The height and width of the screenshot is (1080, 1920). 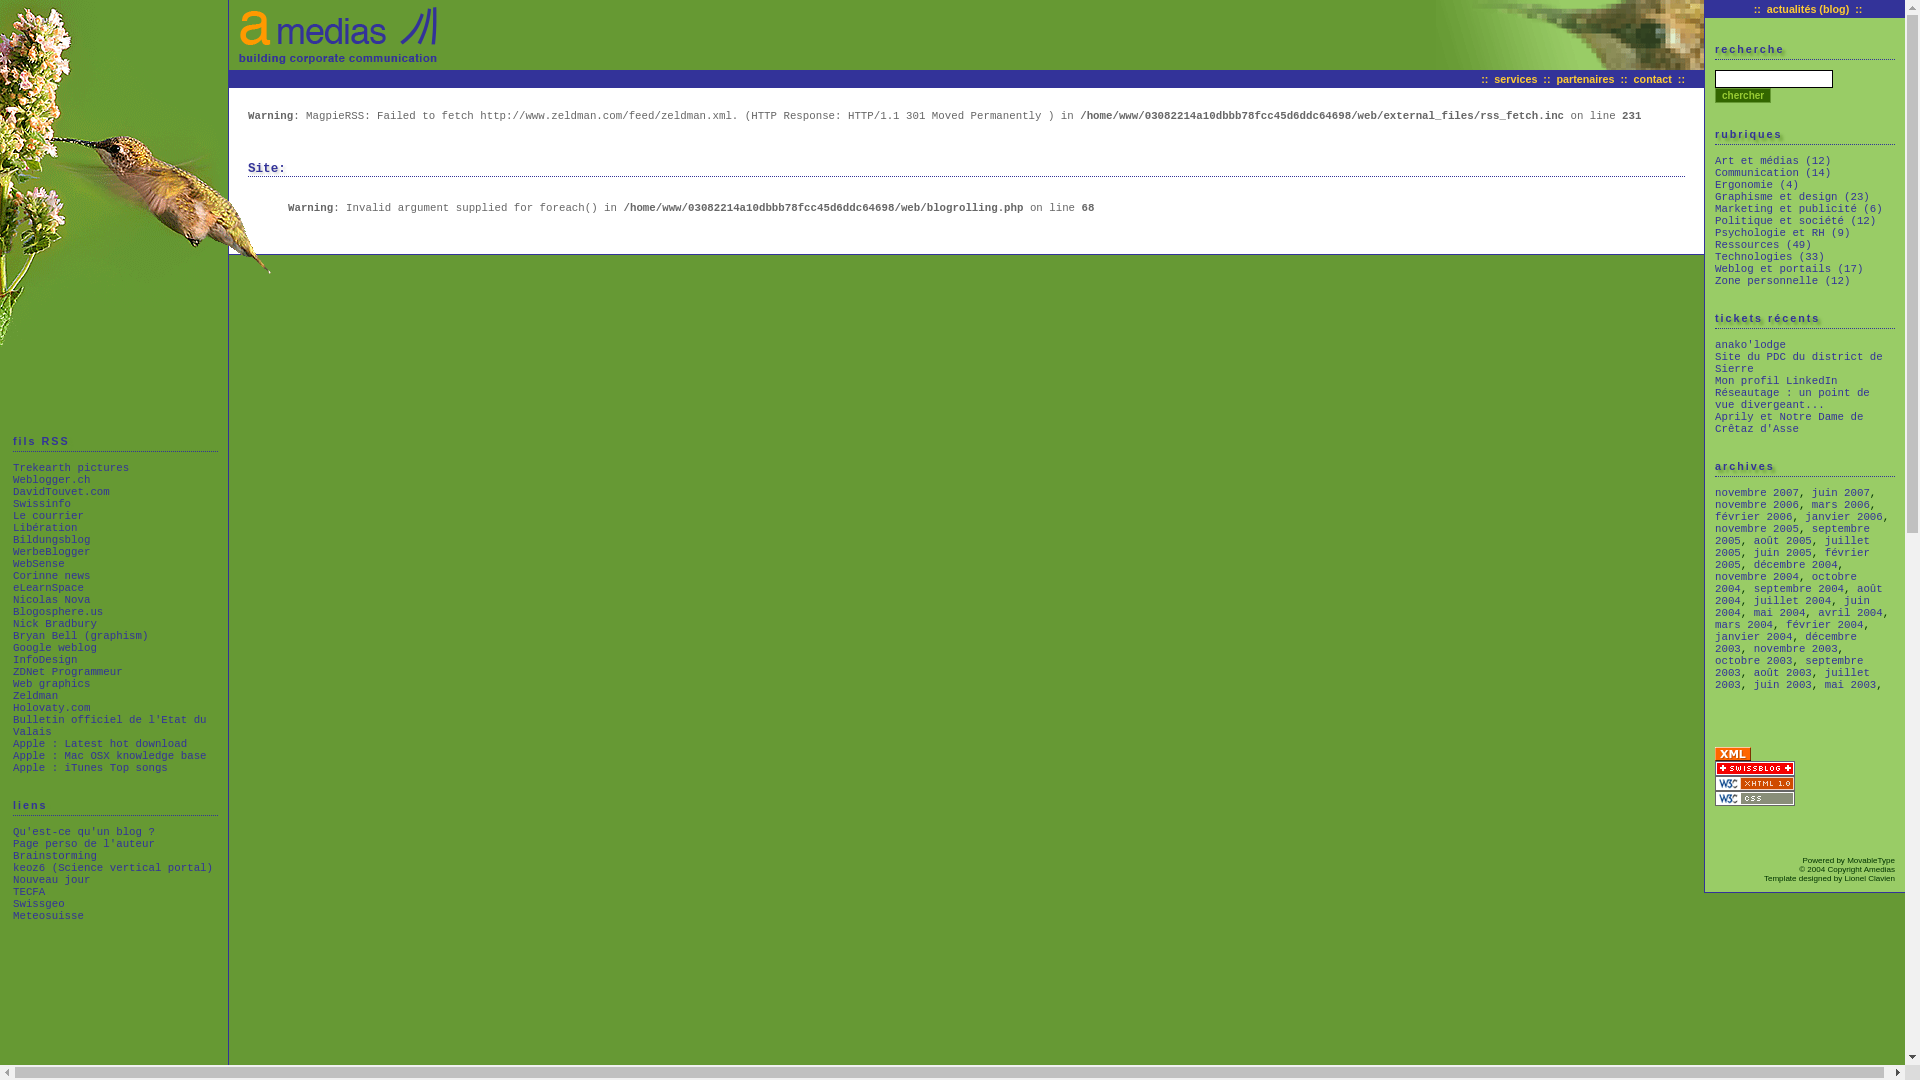 I want to click on 'Apple : Latest hot download', so click(x=13, y=744).